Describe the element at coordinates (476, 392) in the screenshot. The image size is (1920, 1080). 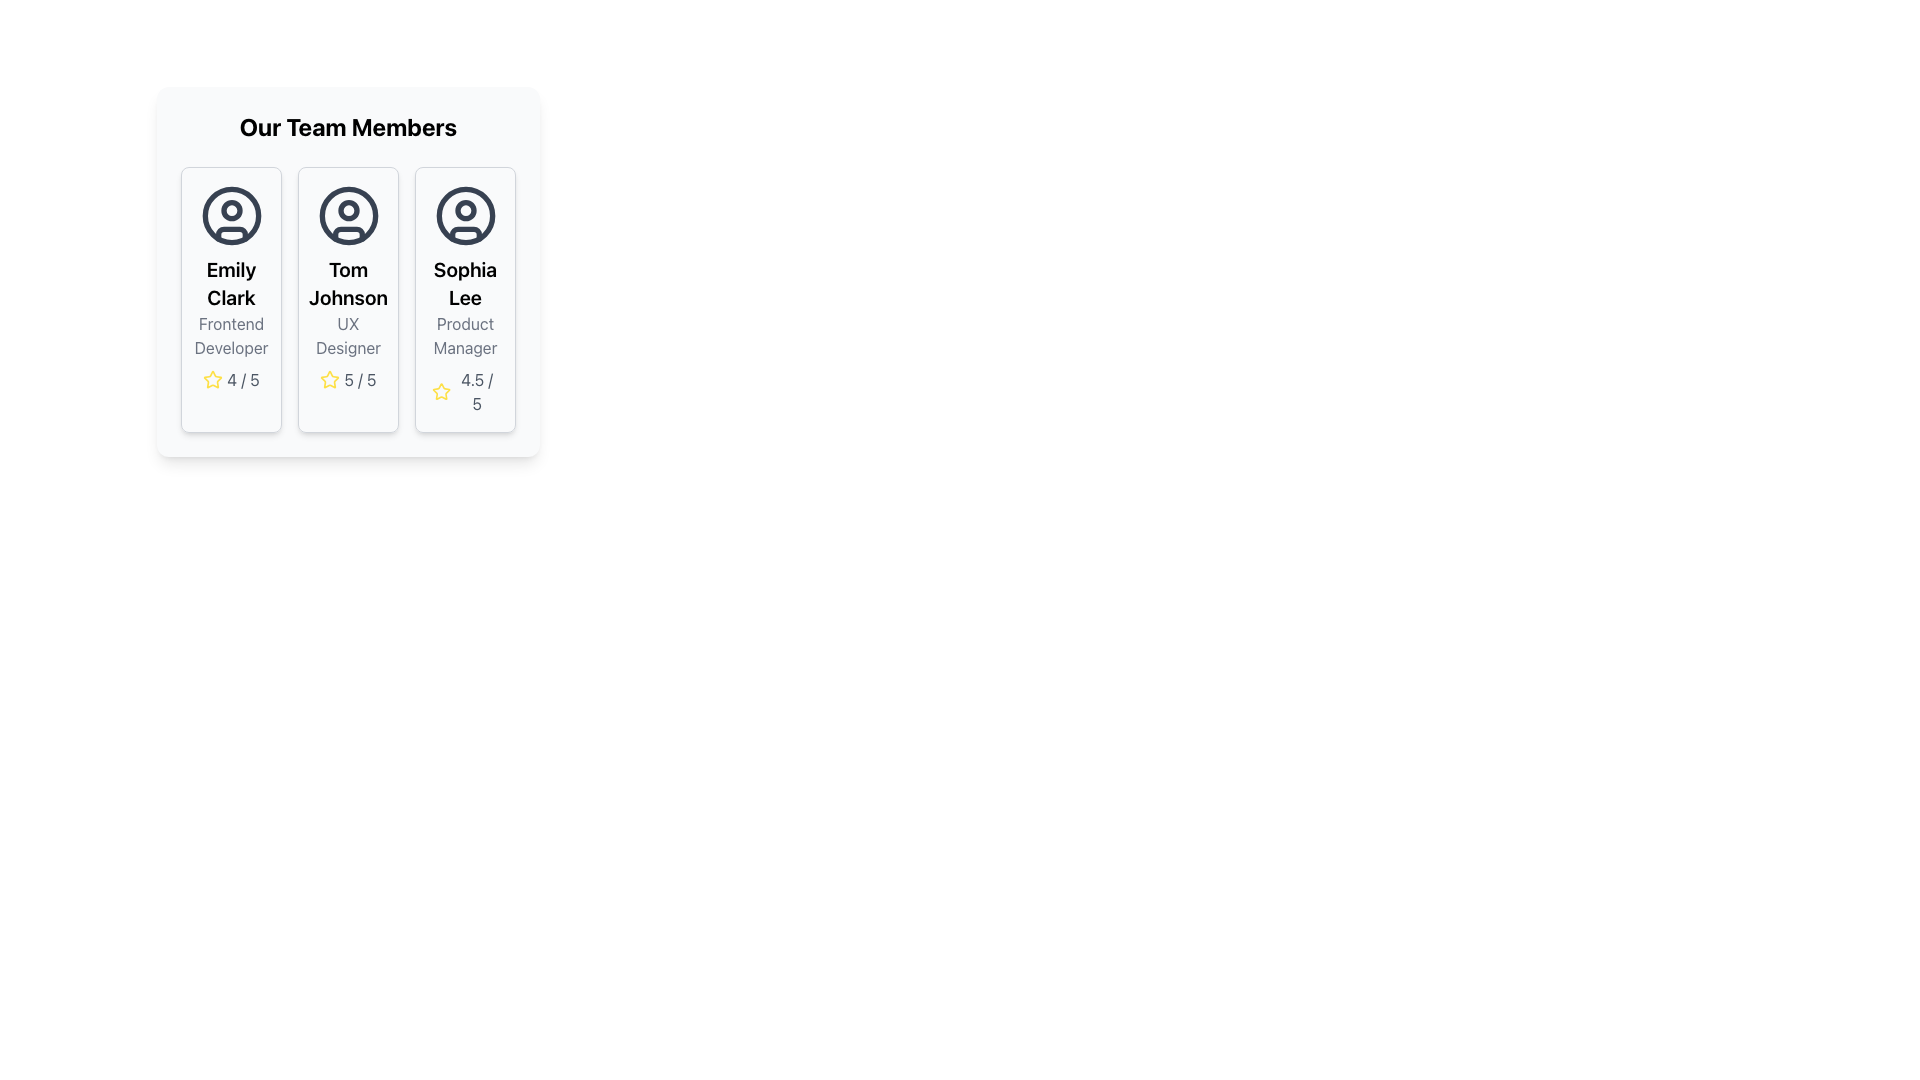
I see `the text label displaying the rating '4.5 / 5' that is positioned beneath the profile card of 'Sophia Lee' in the 'Our Team Members' section, located between a yellow star icon and her role description` at that location.